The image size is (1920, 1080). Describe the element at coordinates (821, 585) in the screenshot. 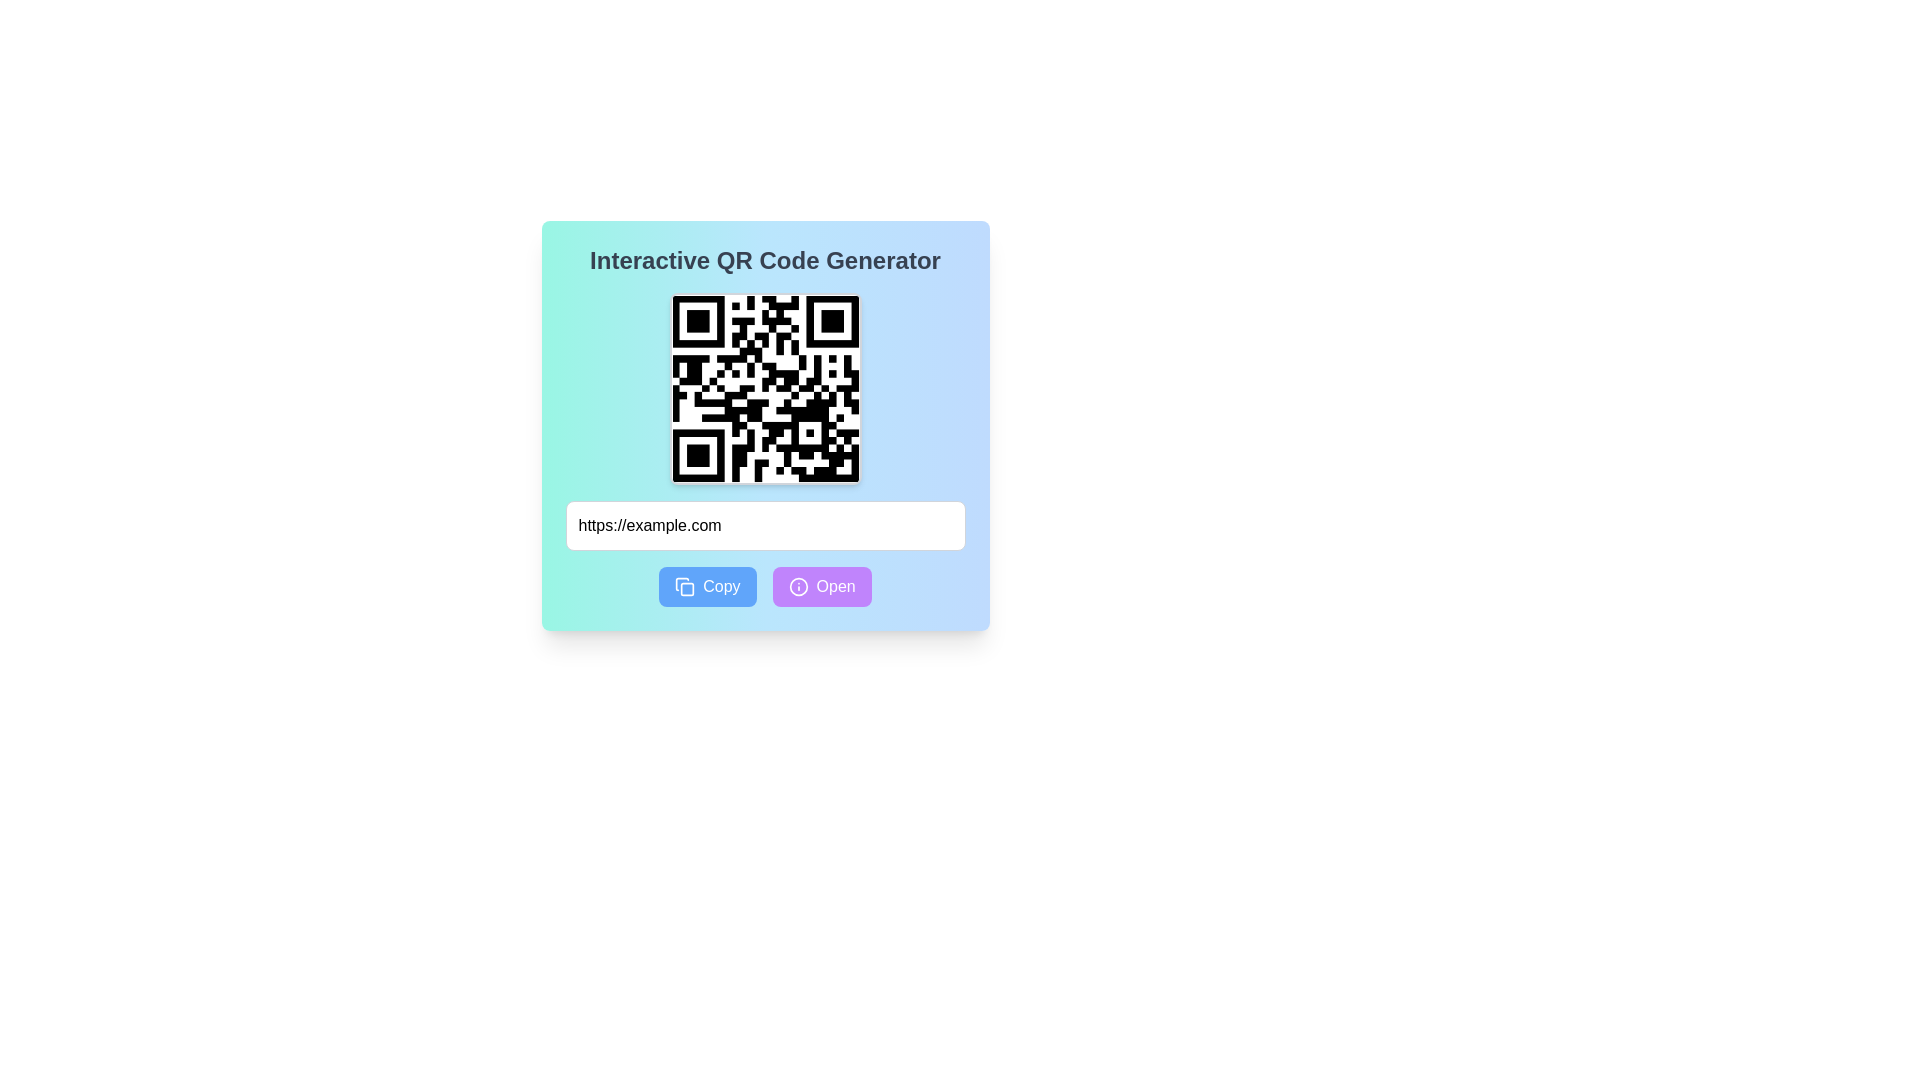

I see `the 'Open' button, which is a rectangular button with rounded corners, a purple background, and an information icon, located immediately to the right of the 'Copy' button in the lower-right section of the control area` at that location.